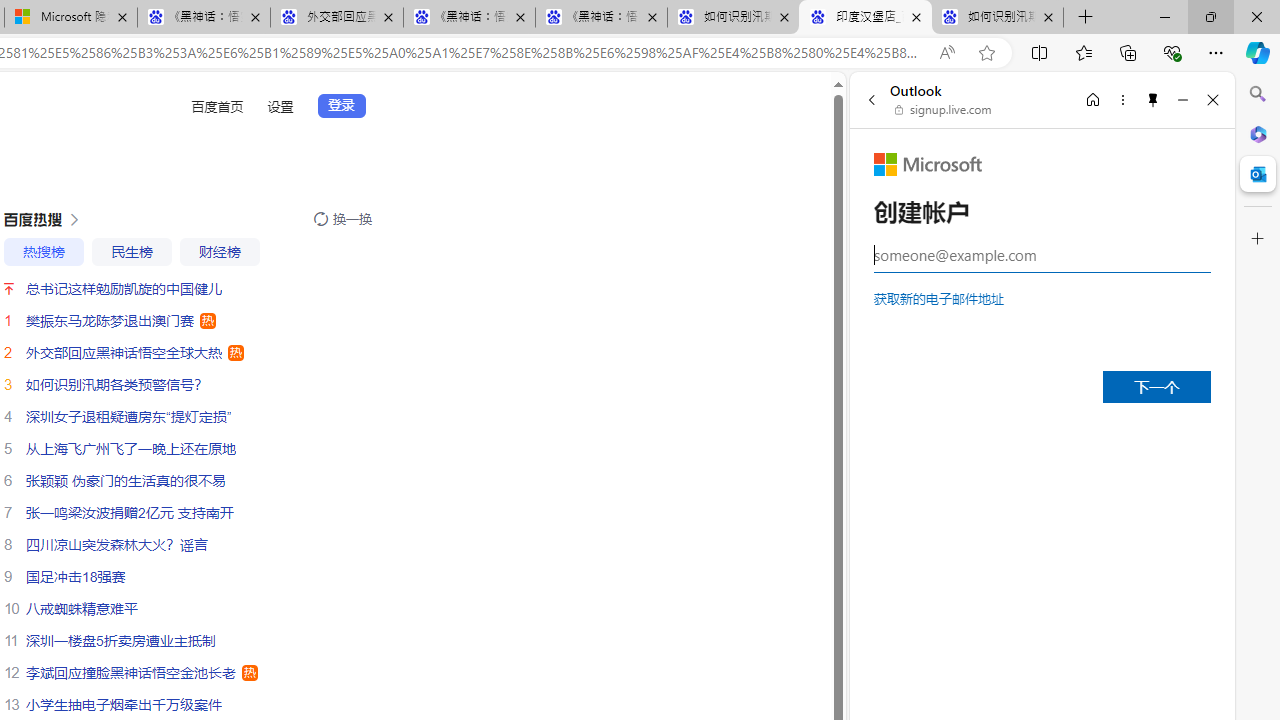 This screenshot has height=720, width=1280. I want to click on 'signup.live.com', so click(943, 110).